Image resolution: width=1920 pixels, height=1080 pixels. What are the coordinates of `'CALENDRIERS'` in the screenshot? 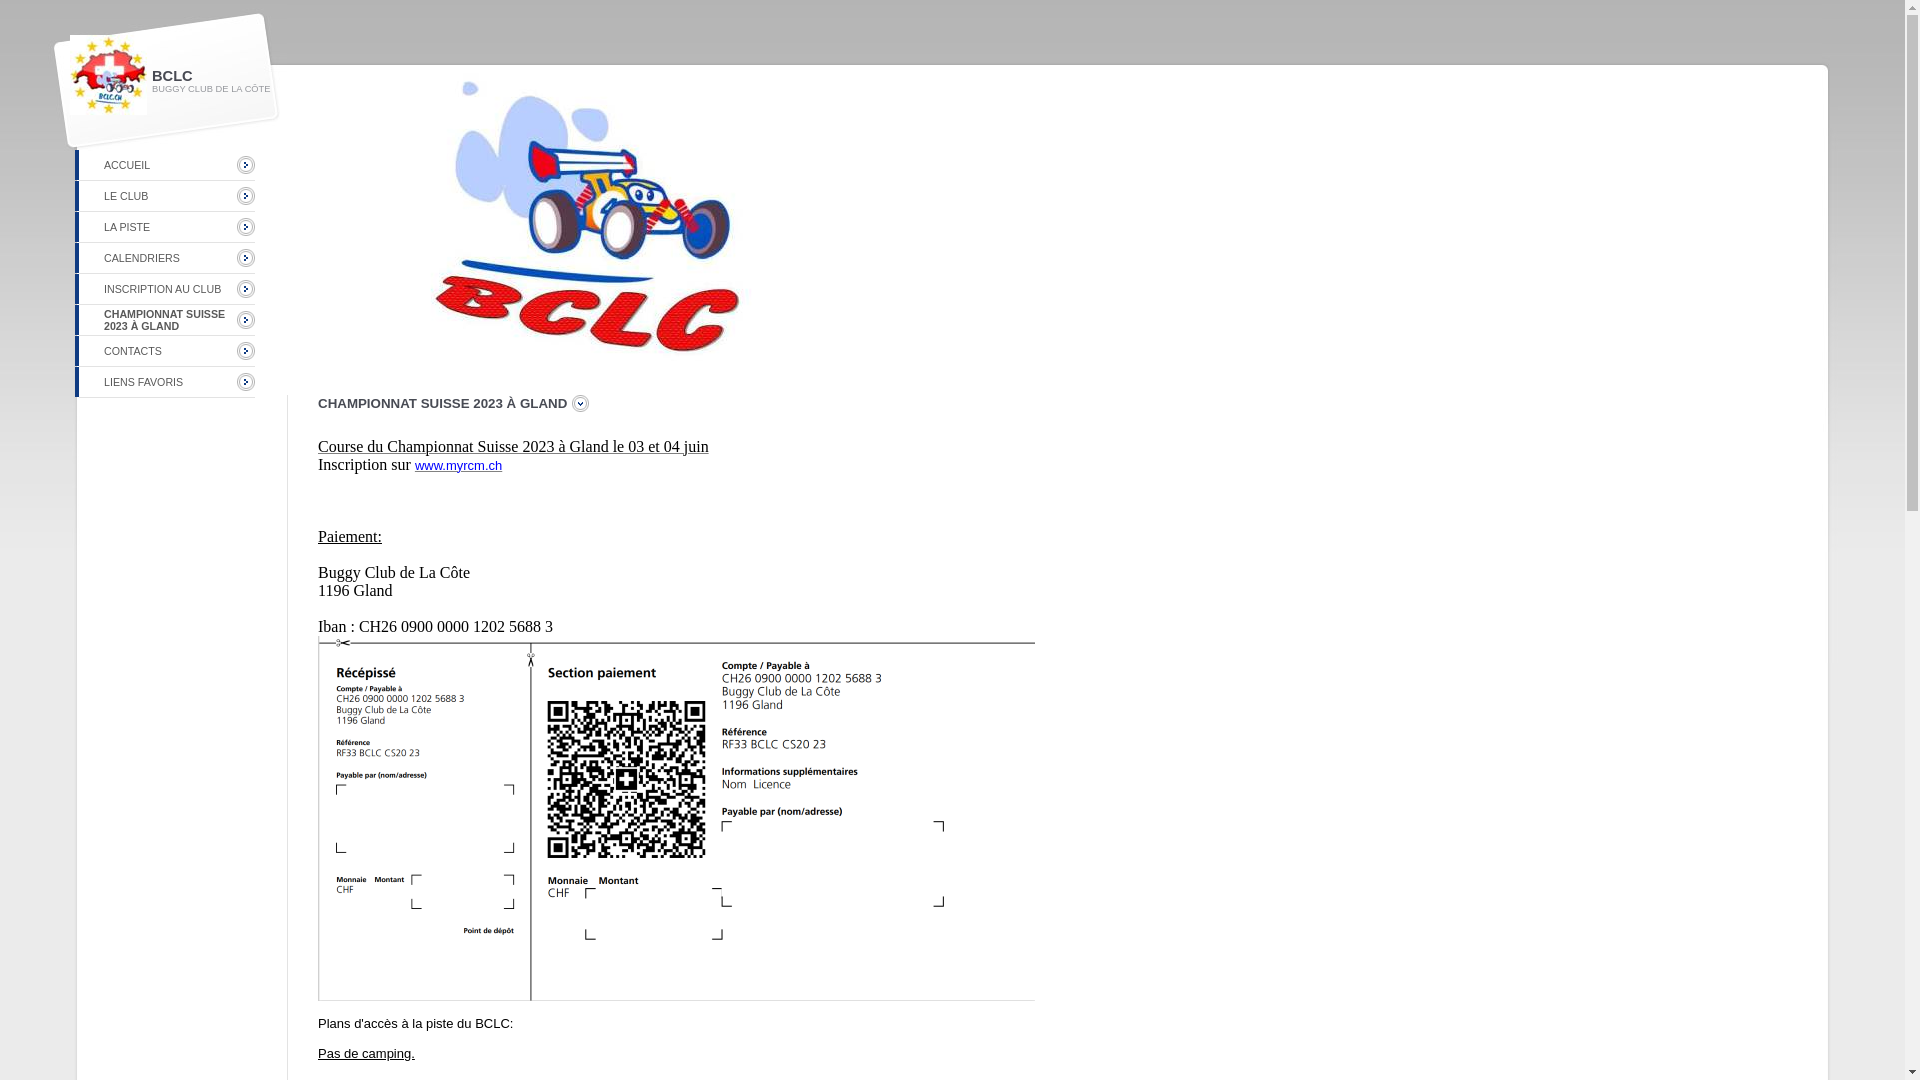 It's located at (103, 257).